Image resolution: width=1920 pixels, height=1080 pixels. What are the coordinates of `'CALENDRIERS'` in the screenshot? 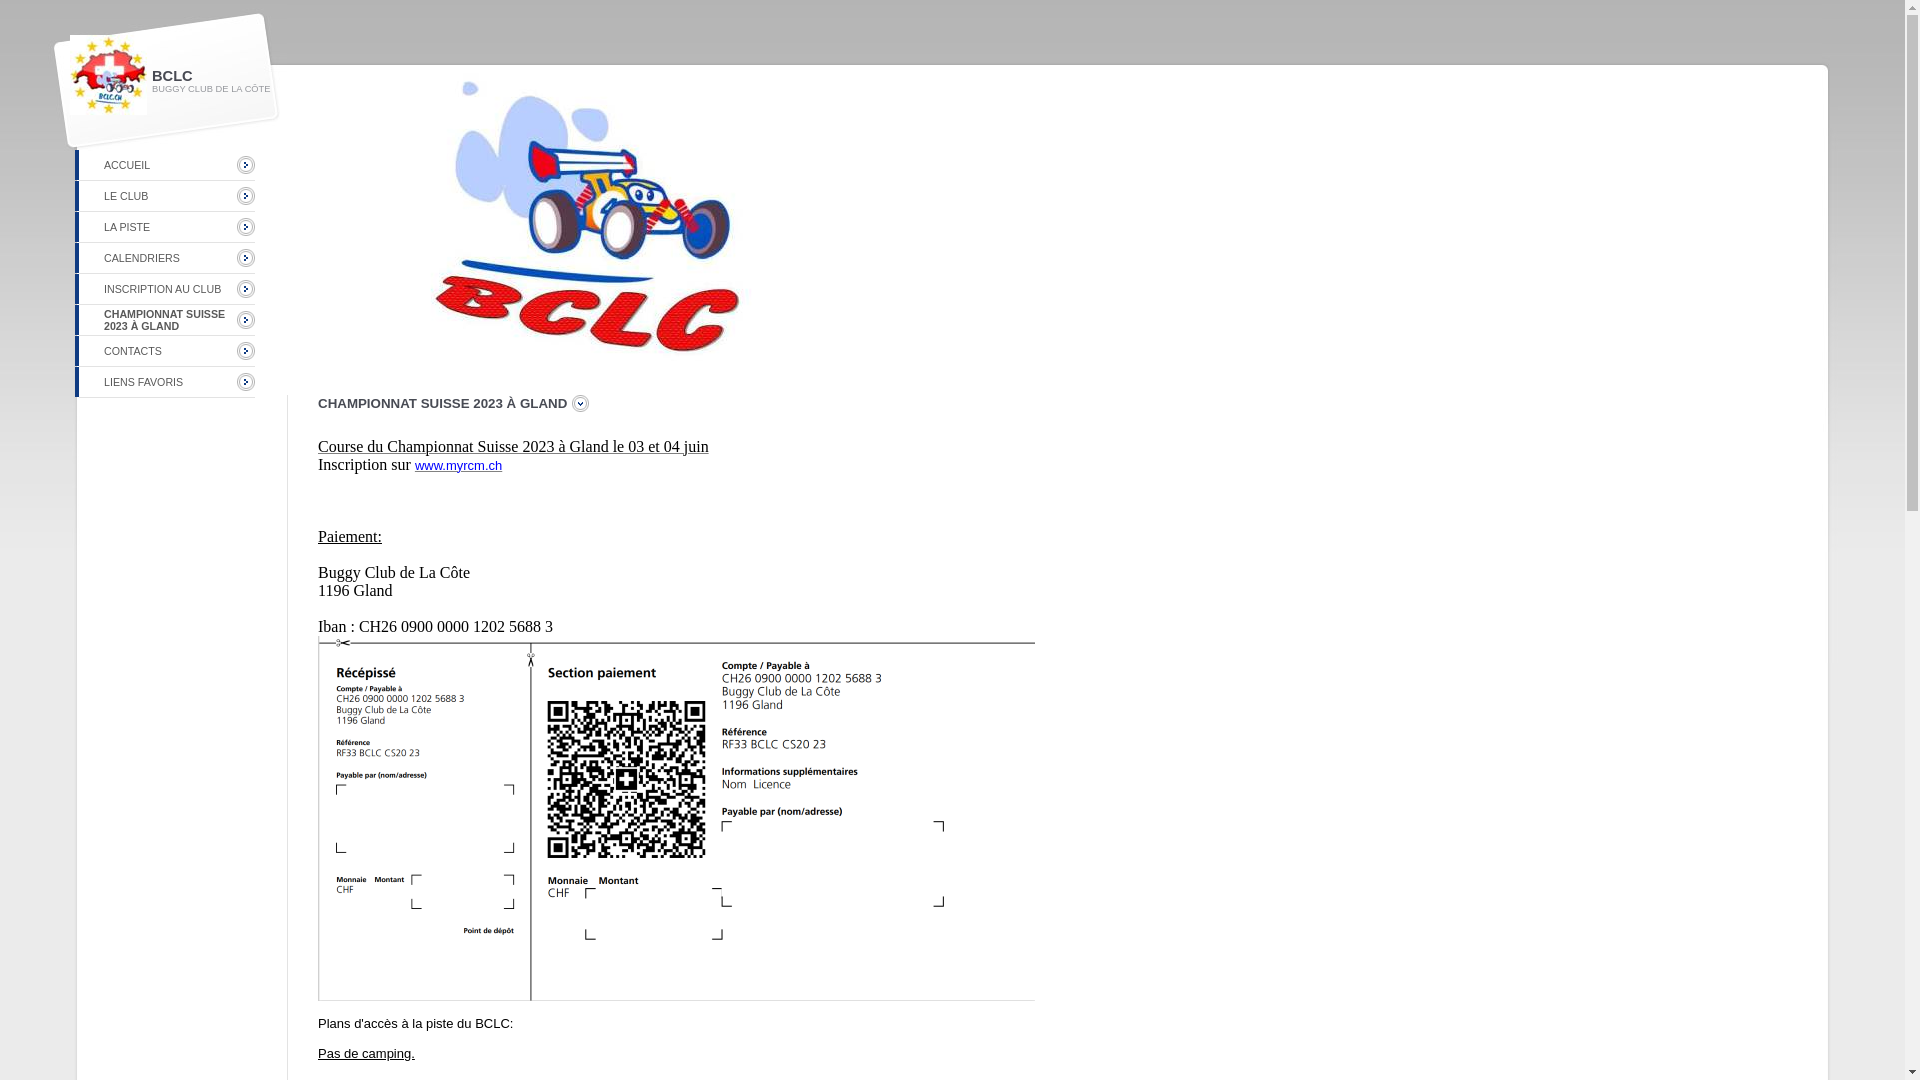 It's located at (103, 257).